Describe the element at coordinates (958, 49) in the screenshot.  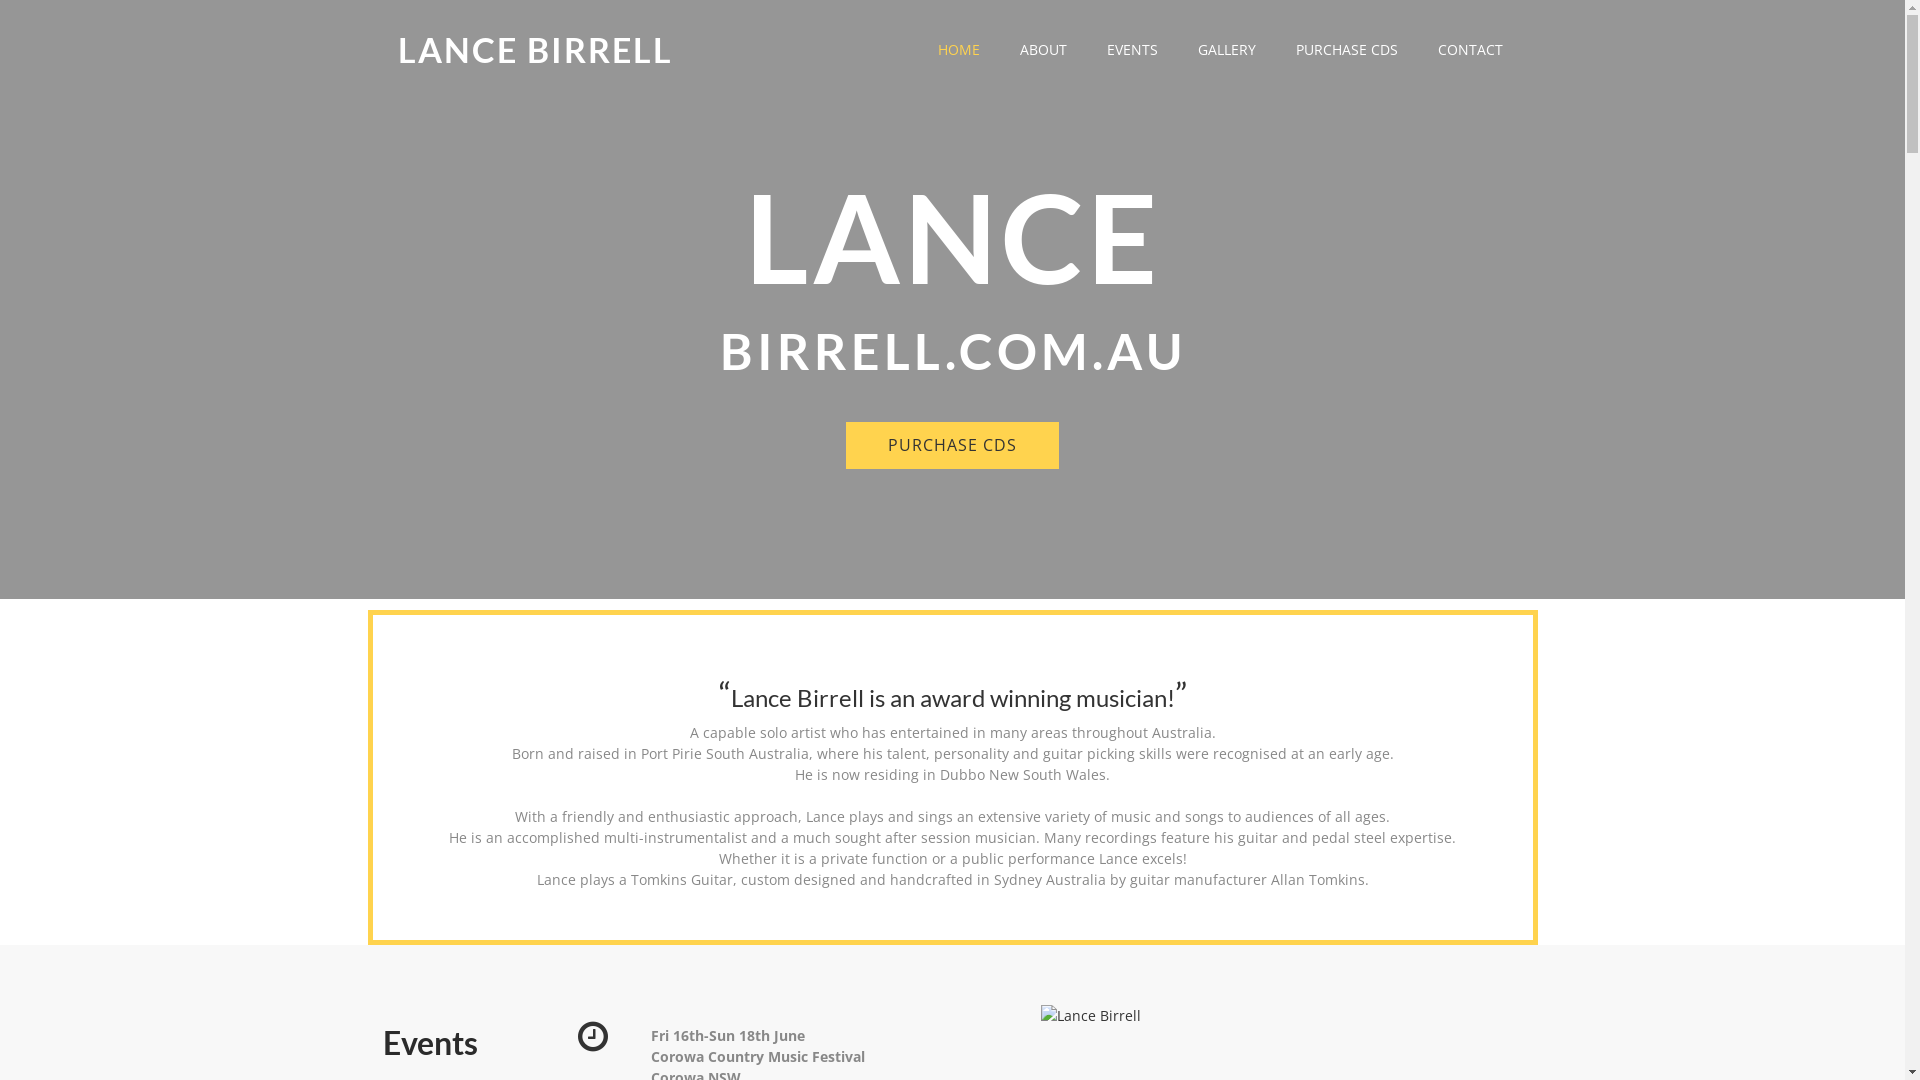
I see `'HOME'` at that location.